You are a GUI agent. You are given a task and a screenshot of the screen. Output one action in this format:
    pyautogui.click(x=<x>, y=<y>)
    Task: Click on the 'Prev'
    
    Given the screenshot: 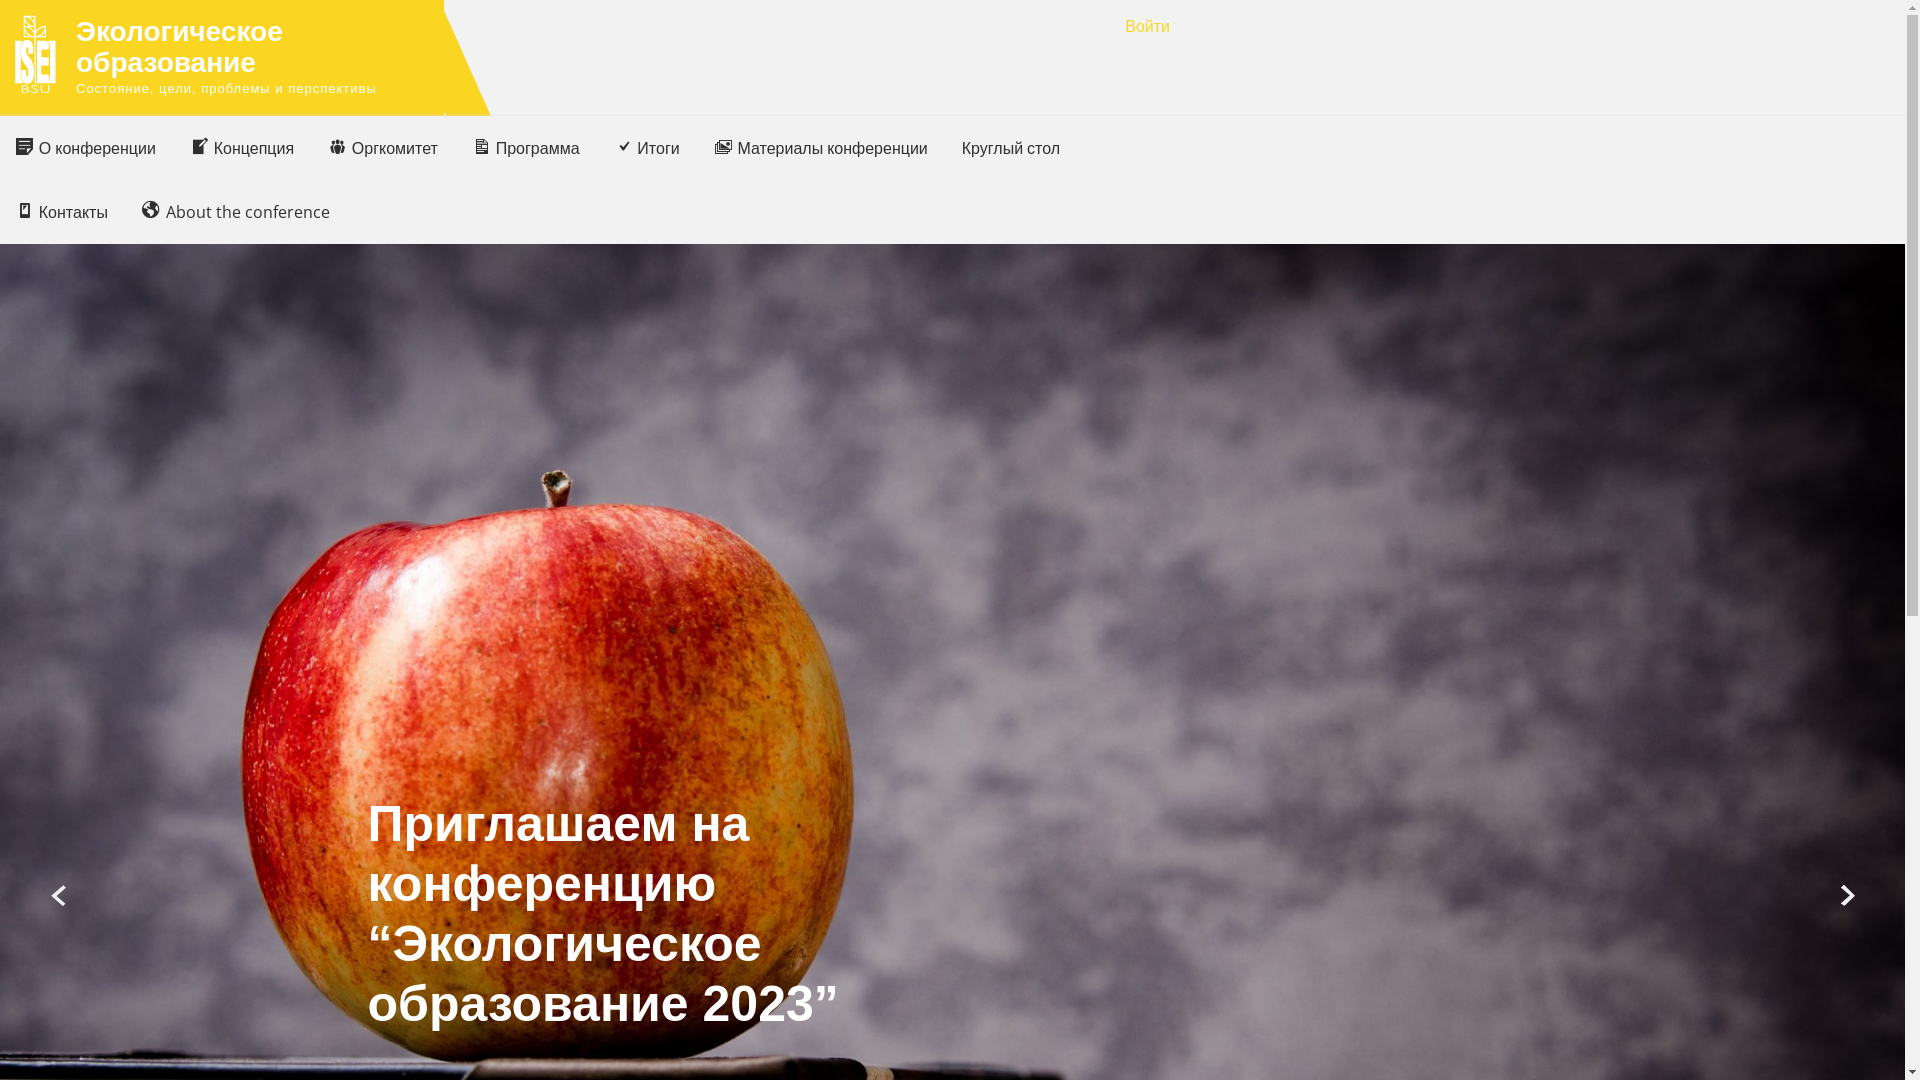 What is the action you would take?
    pyautogui.click(x=59, y=895)
    